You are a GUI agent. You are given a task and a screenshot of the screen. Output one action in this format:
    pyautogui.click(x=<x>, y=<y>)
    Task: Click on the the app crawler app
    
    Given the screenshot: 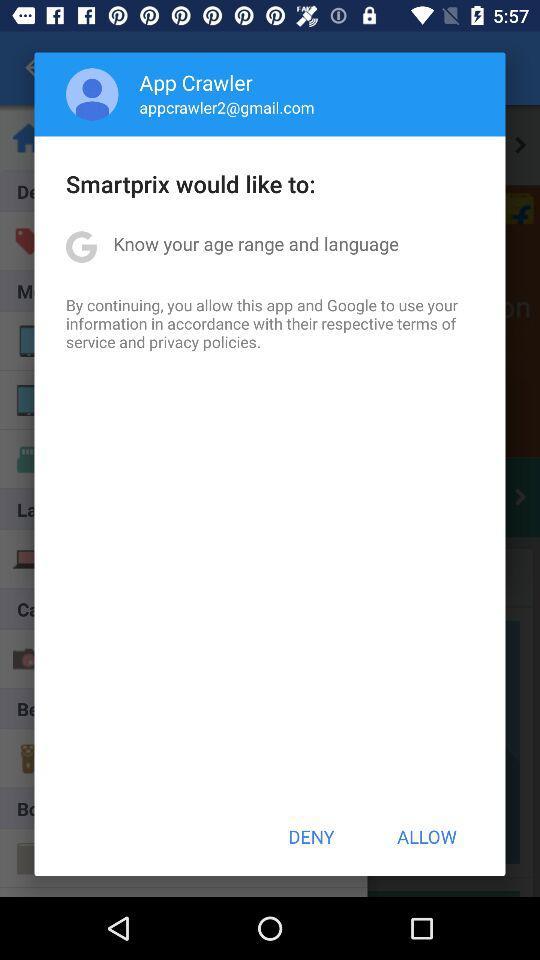 What is the action you would take?
    pyautogui.click(x=196, y=82)
    